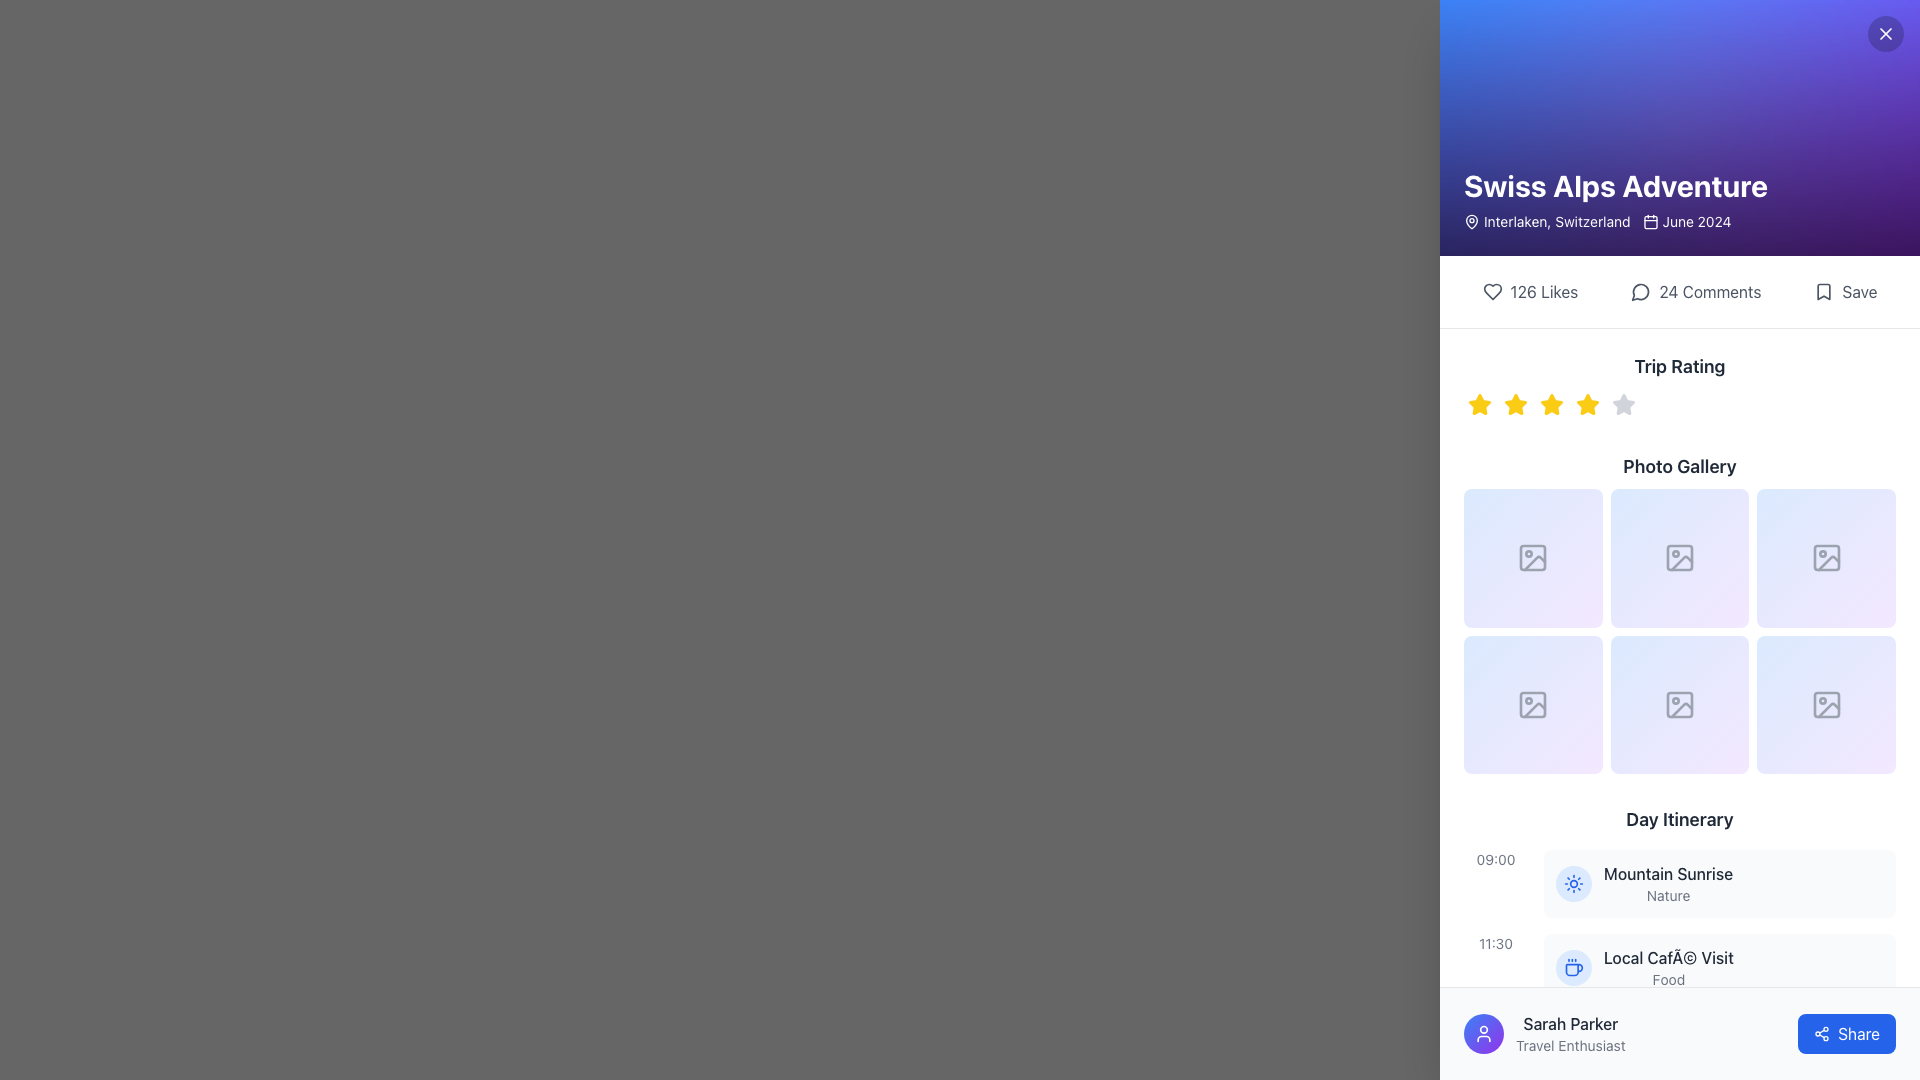 The height and width of the screenshot is (1080, 1920). I want to click on the image placeholder located at the bottom-rightmost position of the 3x3 grid under the 'Photo Gallery' header to interact with it, so click(1826, 704).